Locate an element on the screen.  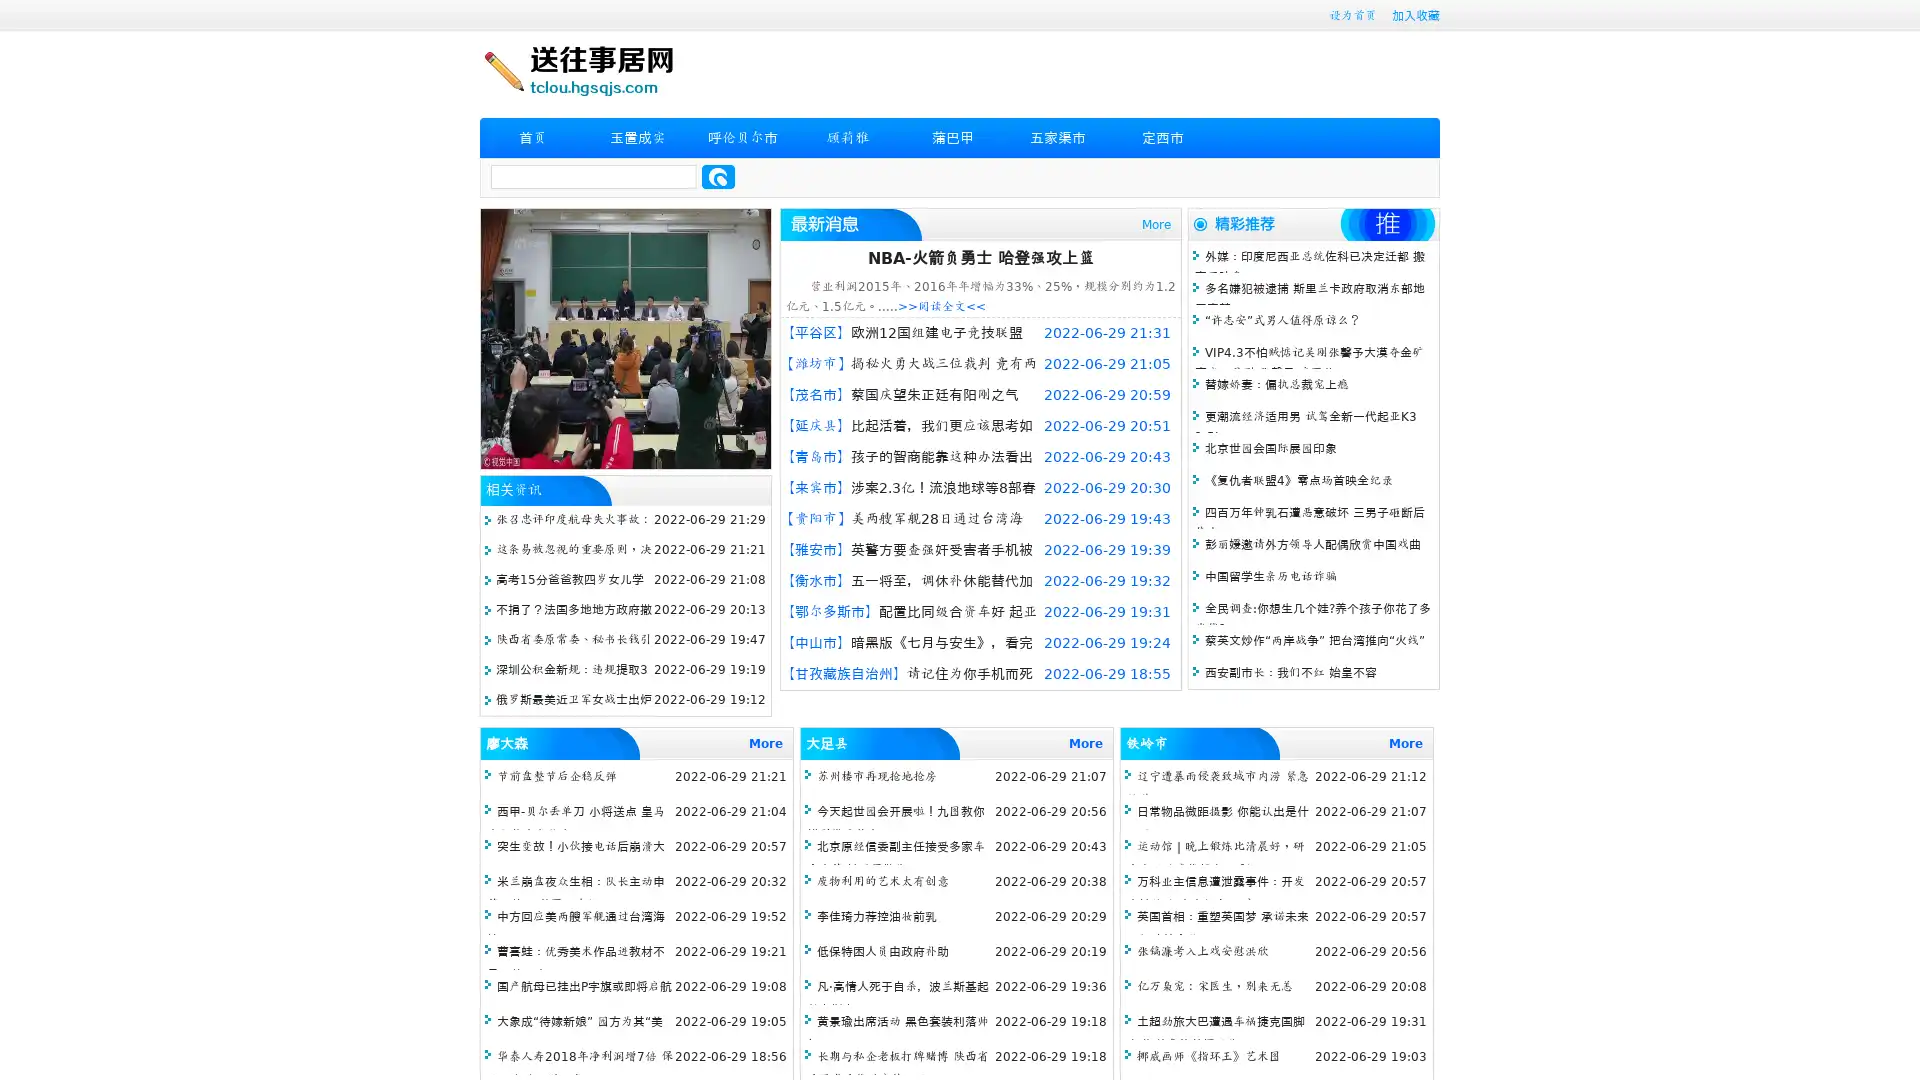
Search is located at coordinates (718, 176).